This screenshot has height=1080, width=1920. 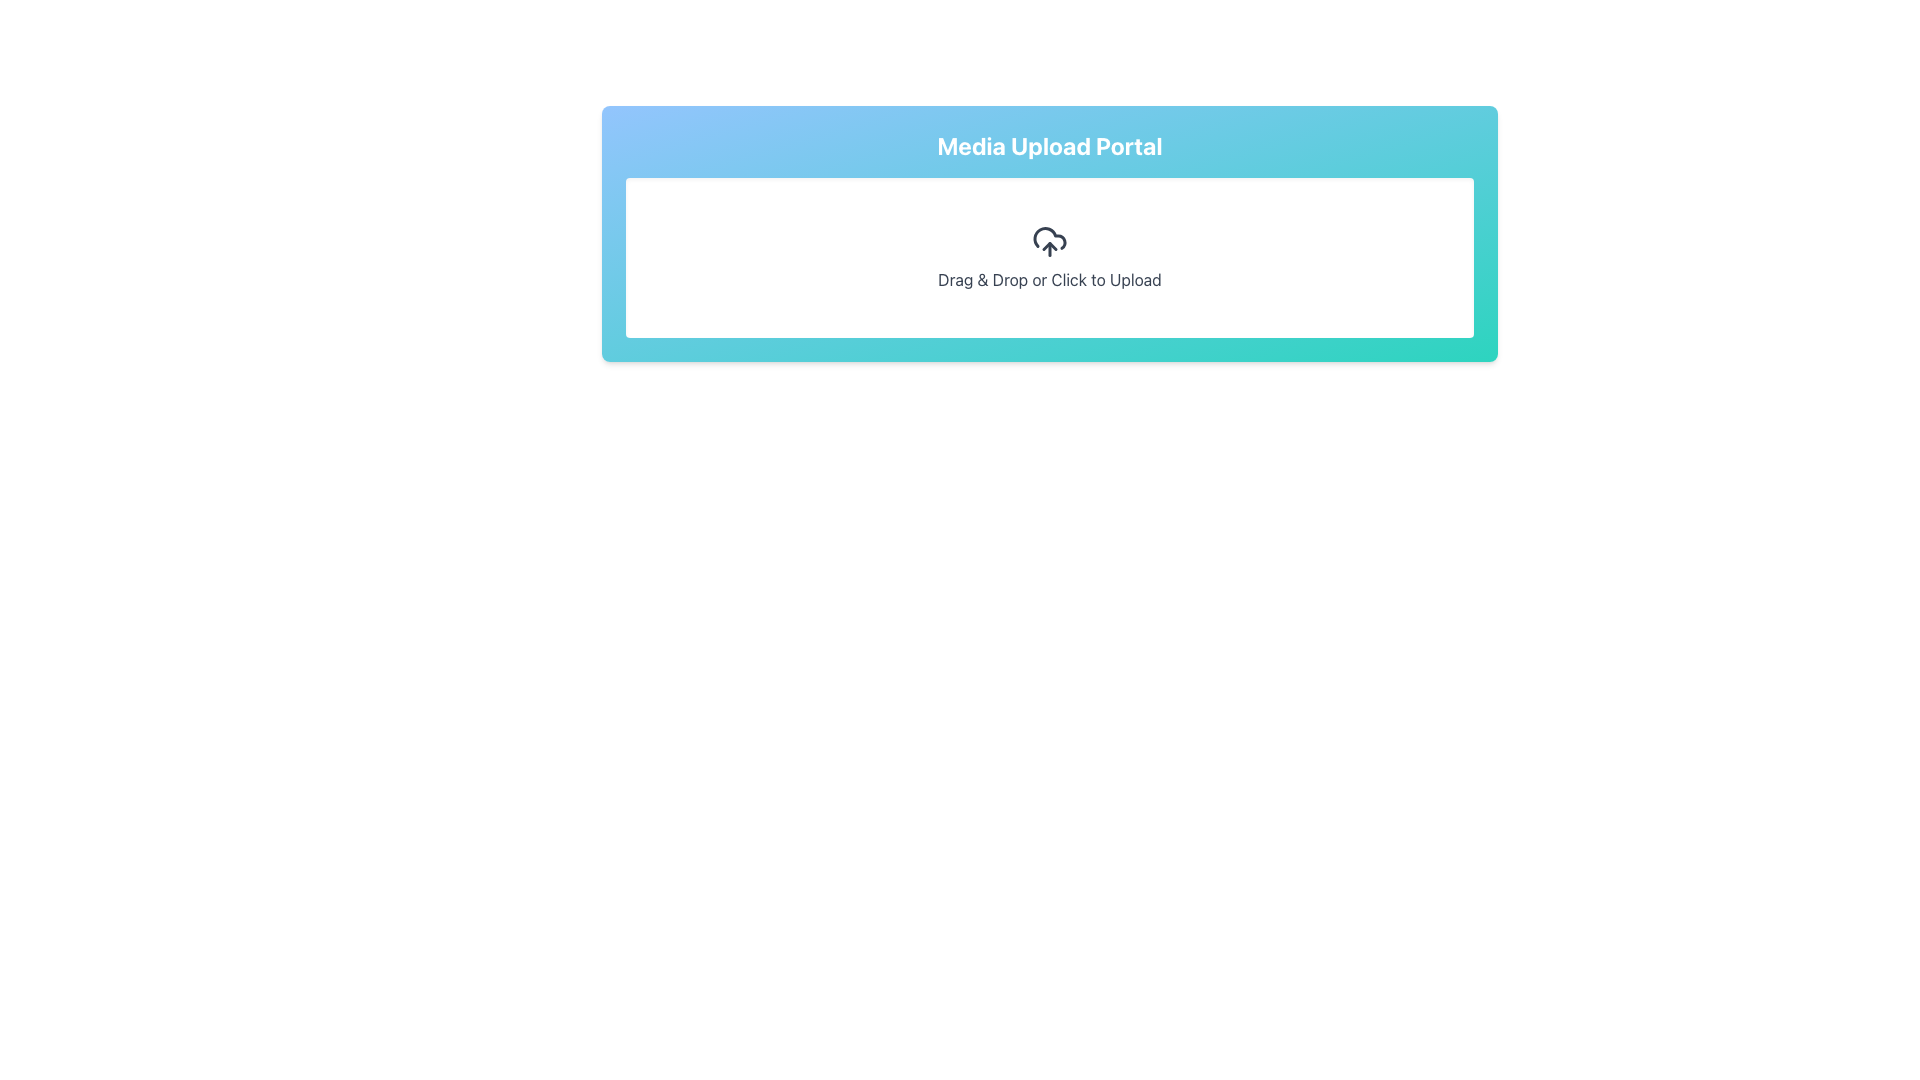 I want to click on the upload icon, which is part of the UI module that allows users to drag and drop files or click to open a file upload dialog, so click(x=1049, y=241).